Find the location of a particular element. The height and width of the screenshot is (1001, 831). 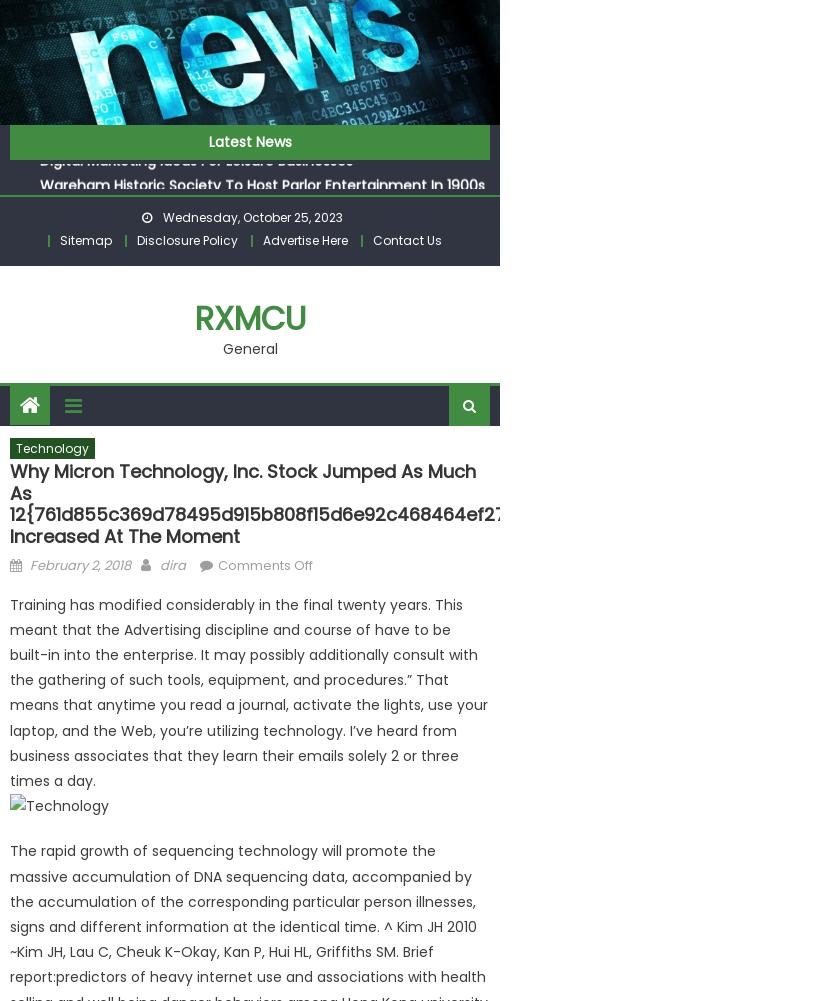

'Evaluation Of Science And Technology Elements Within The Application Of Steam Based Mostly Studying Science, Technology, Engineering, Art, And Arithmetic' is located at coordinates (248, 105).